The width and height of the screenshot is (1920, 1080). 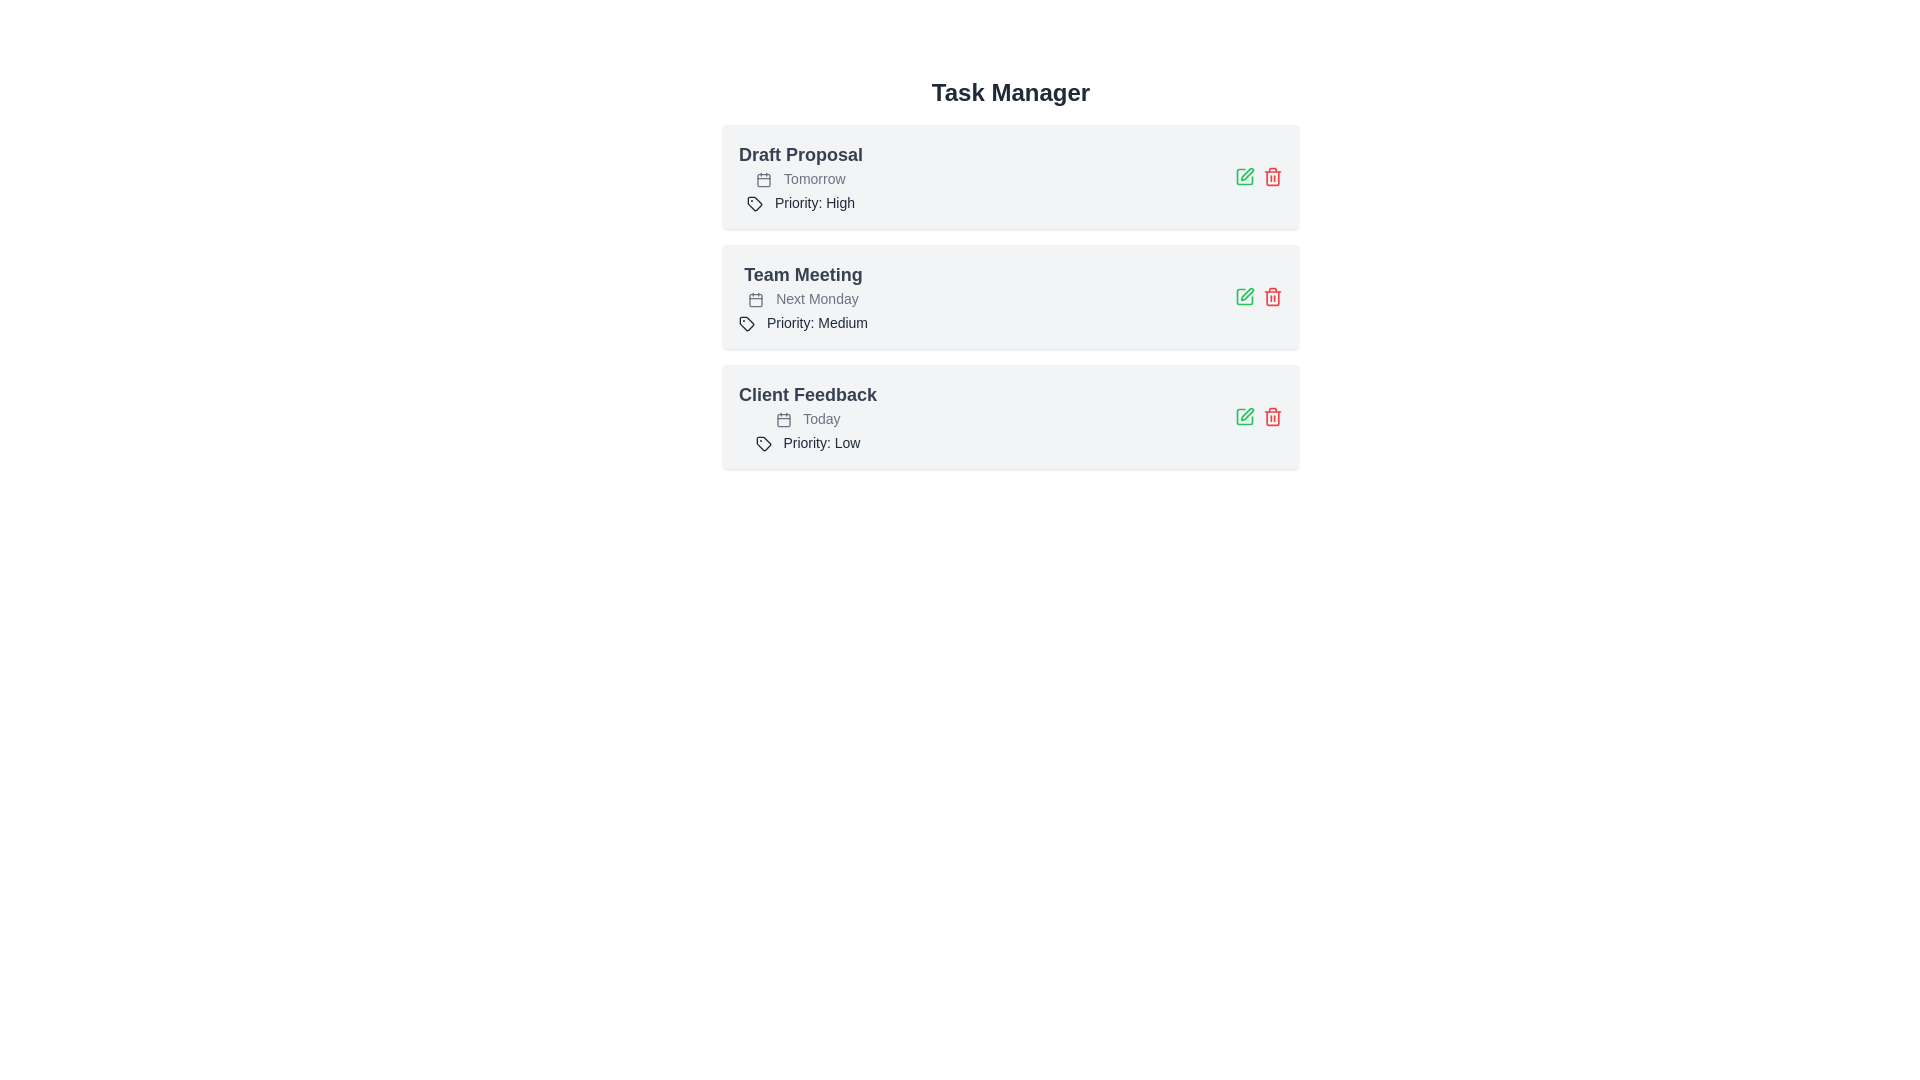 What do you see at coordinates (763, 180) in the screenshot?
I see `the calendar icon located to the left of the text 'Tomorrow' in the 'Draft Proposal' task section` at bounding box center [763, 180].